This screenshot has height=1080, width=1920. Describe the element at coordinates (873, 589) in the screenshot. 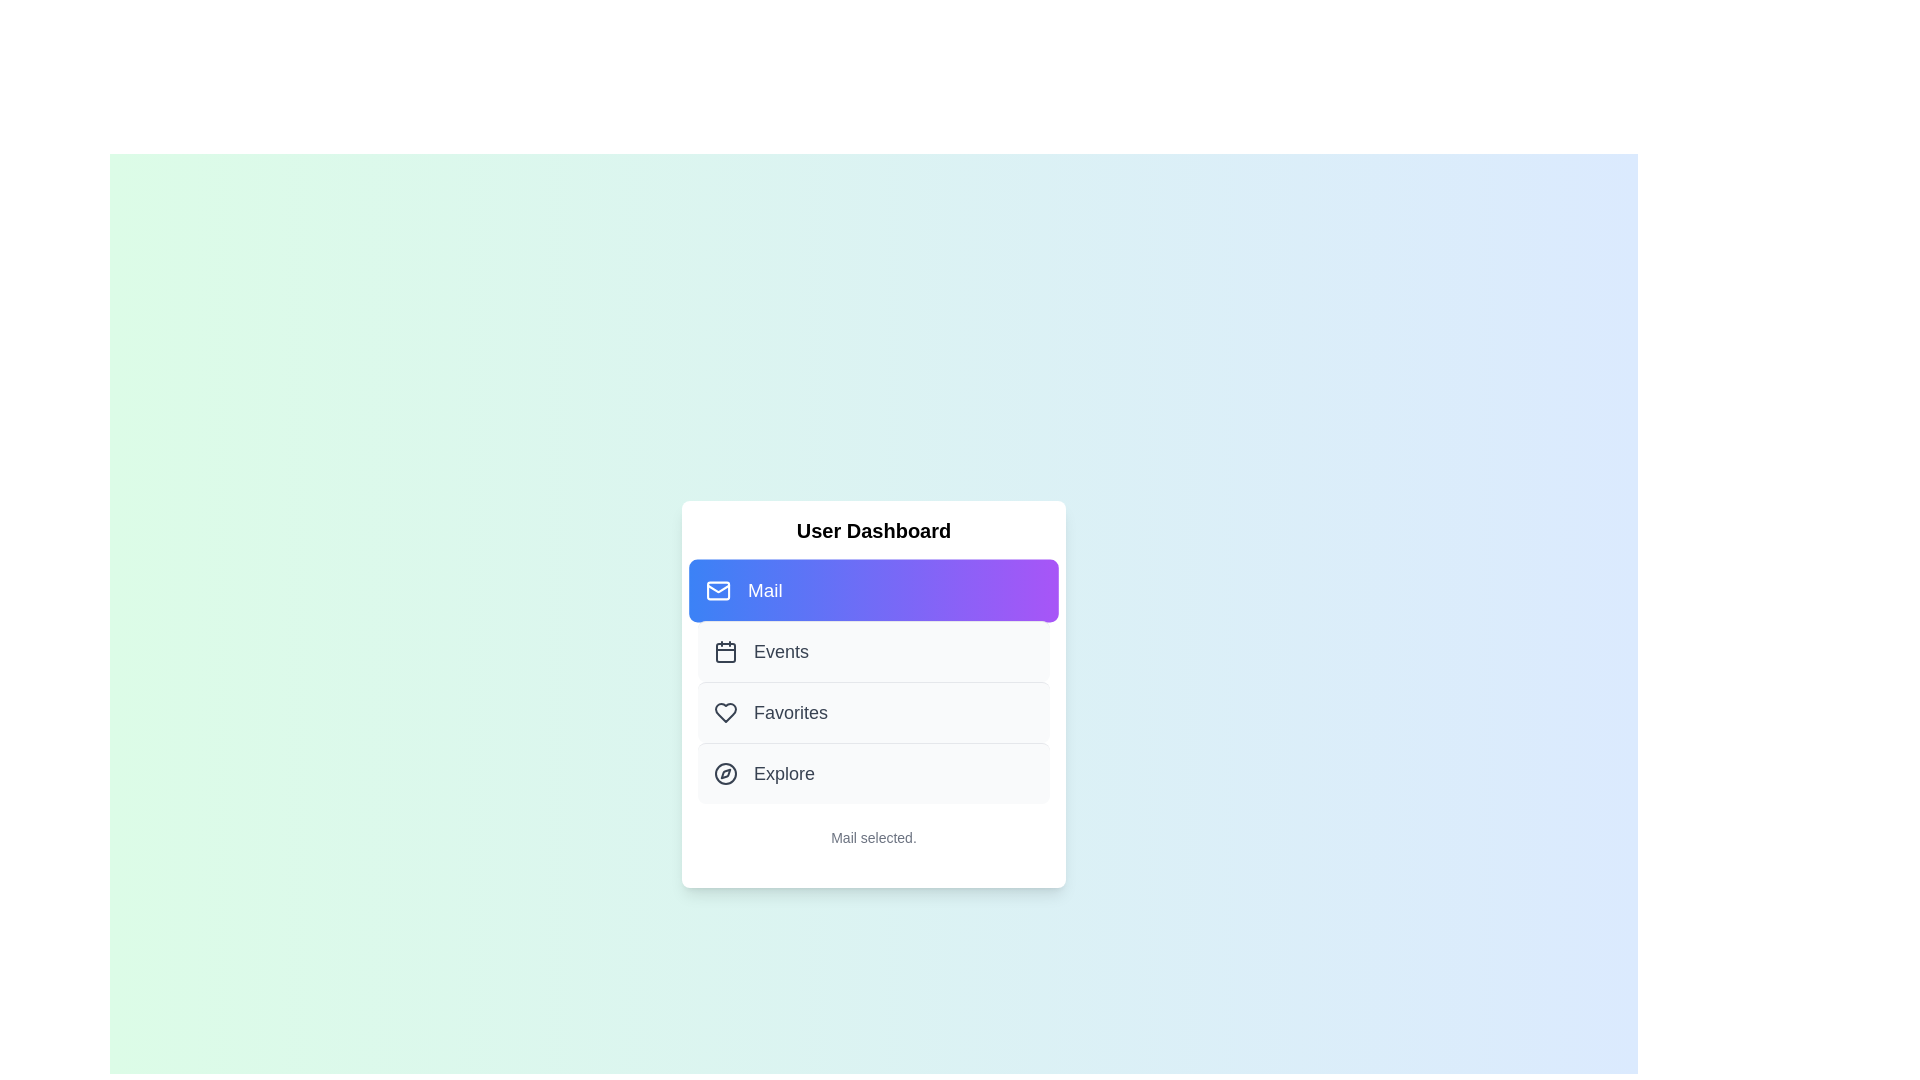

I see `the menu option labeled Mail` at that location.